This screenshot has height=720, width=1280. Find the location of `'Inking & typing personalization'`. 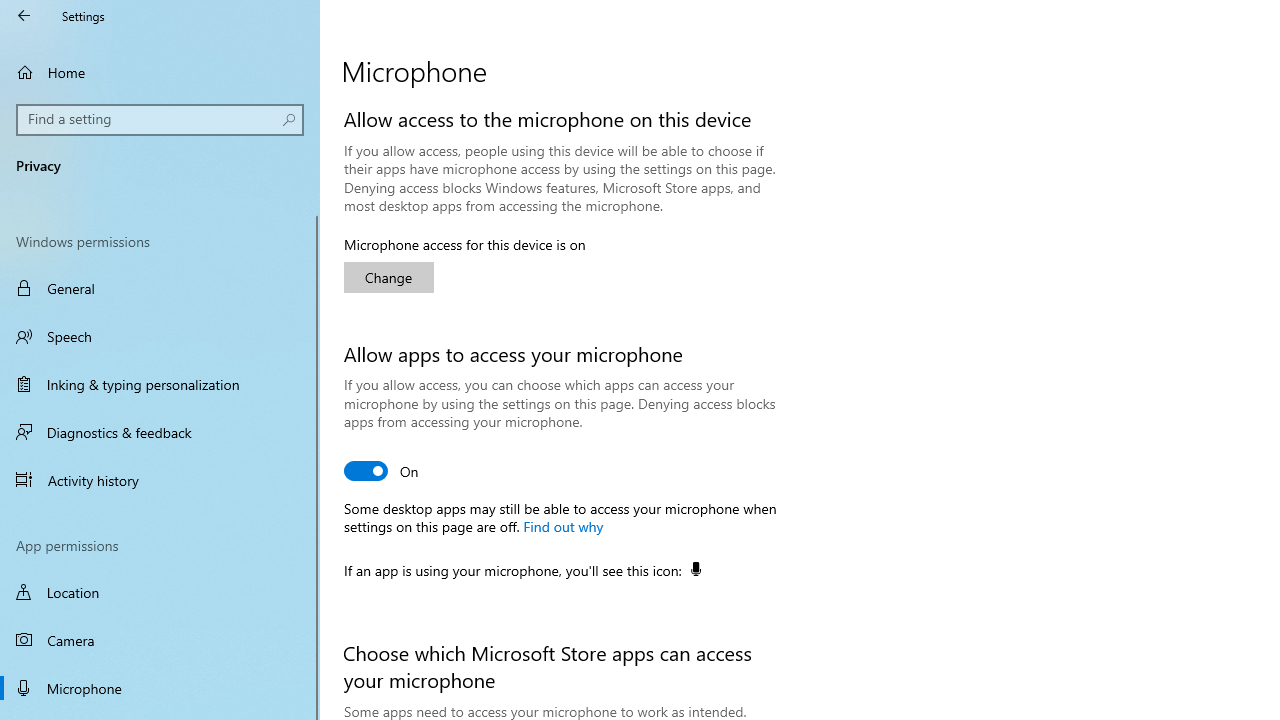

'Inking & typing personalization' is located at coordinates (160, 384).